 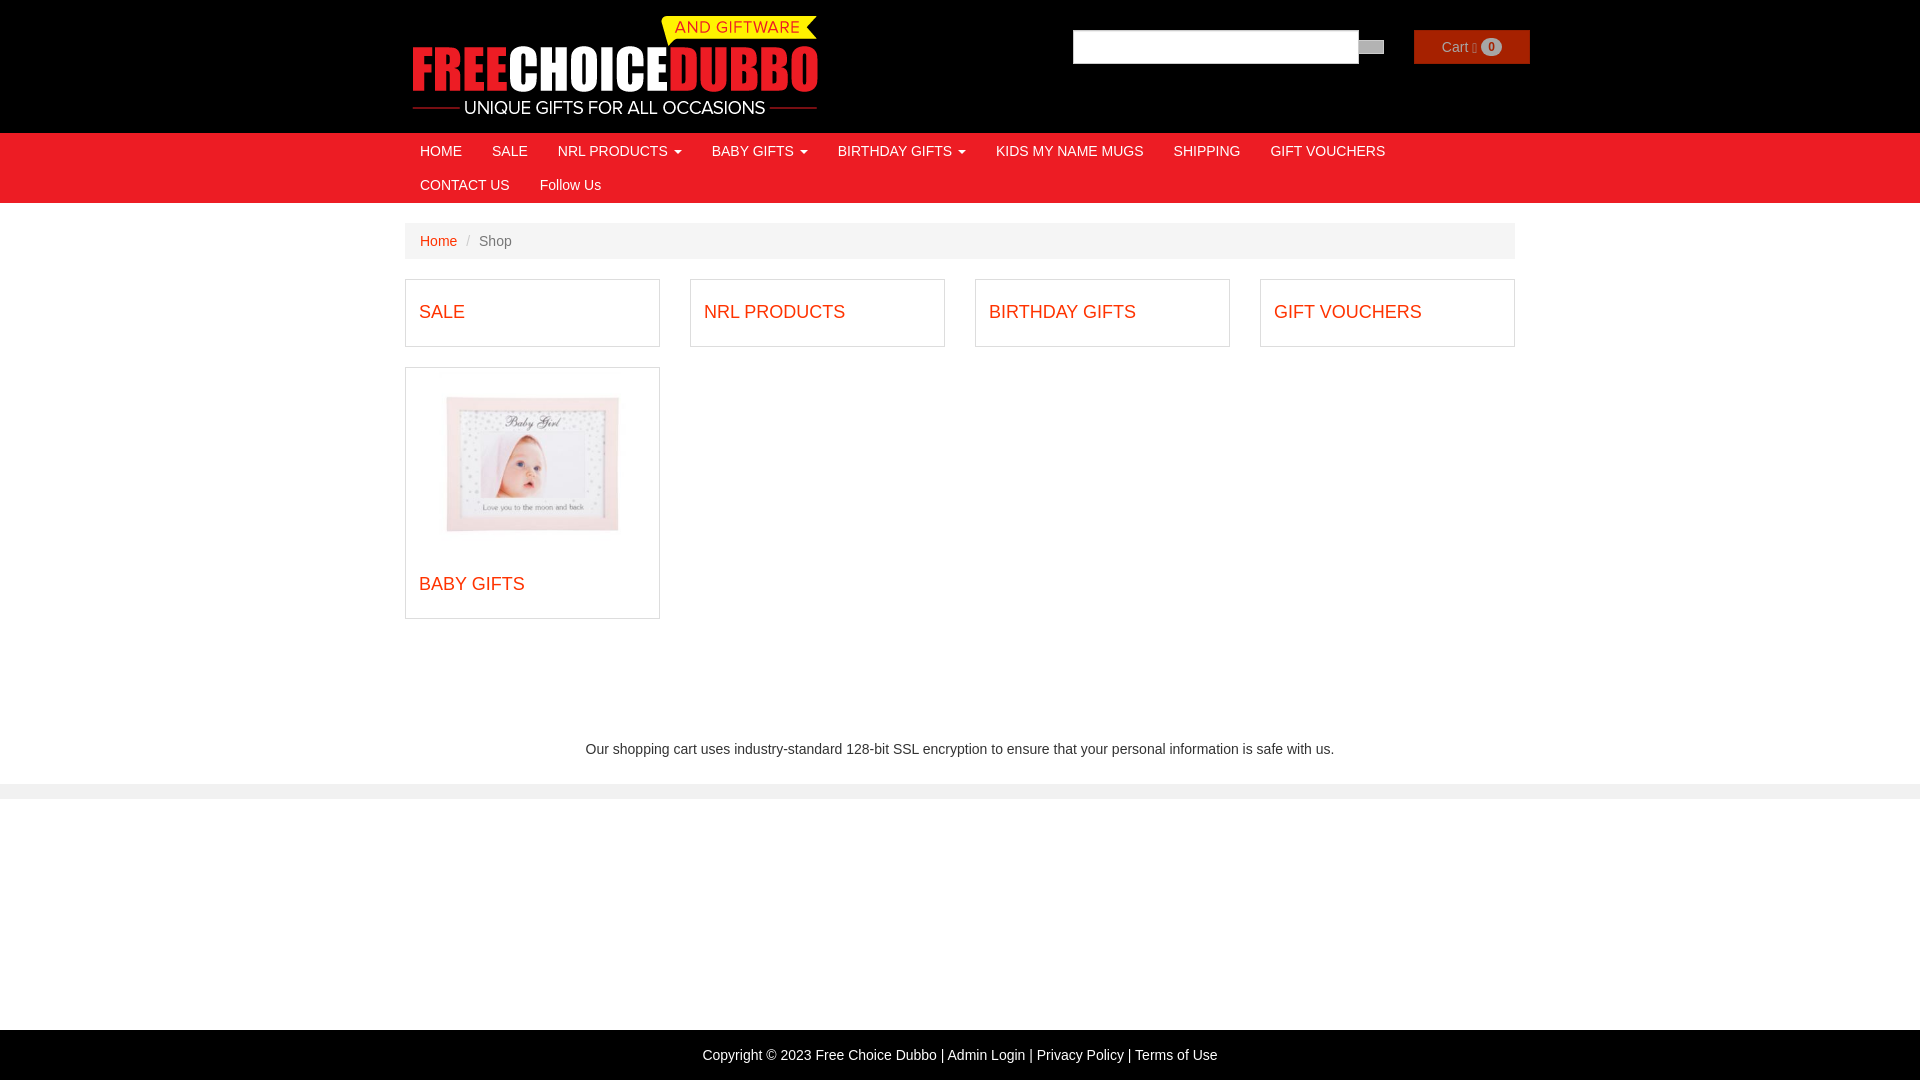 What do you see at coordinates (440, 149) in the screenshot?
I see `'HOME'` at bounding box center [440, 149].